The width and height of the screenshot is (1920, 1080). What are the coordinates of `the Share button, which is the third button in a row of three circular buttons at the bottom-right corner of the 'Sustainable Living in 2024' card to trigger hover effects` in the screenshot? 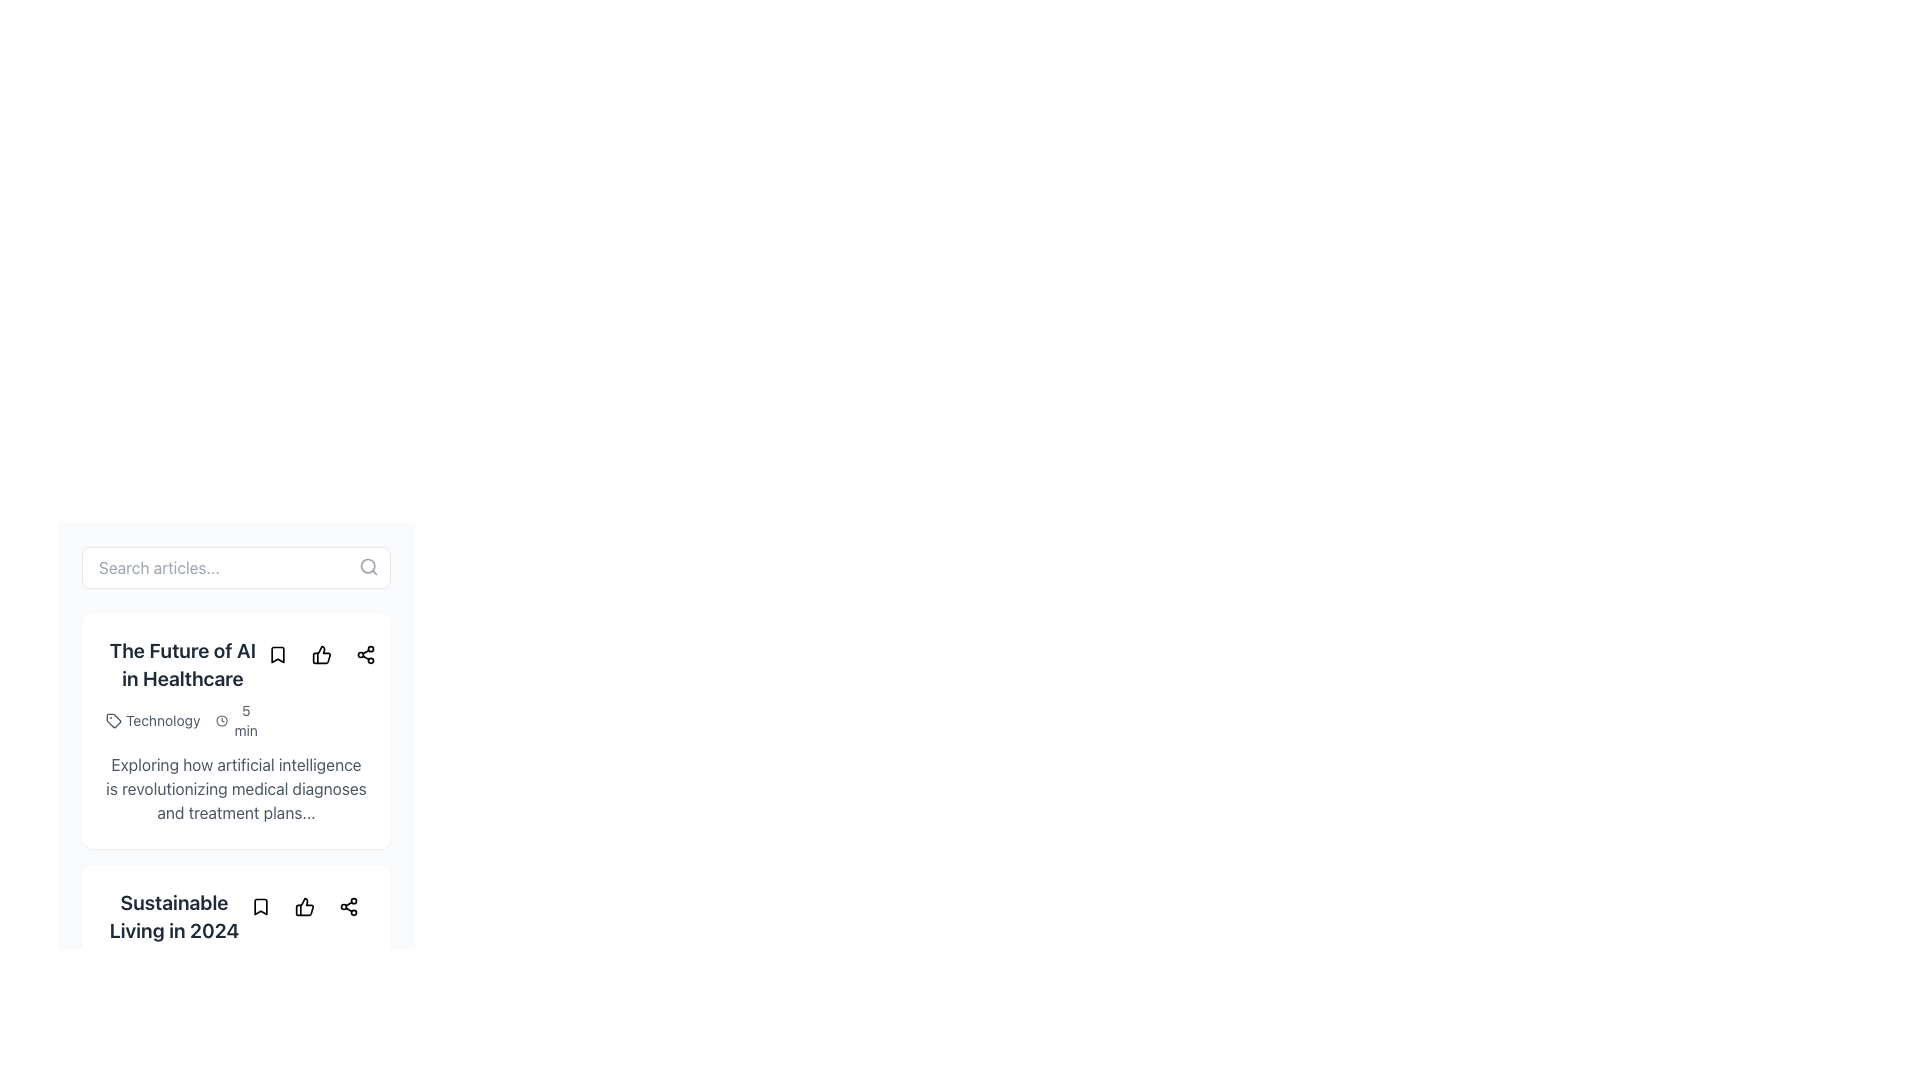 It's located at (349, 906).